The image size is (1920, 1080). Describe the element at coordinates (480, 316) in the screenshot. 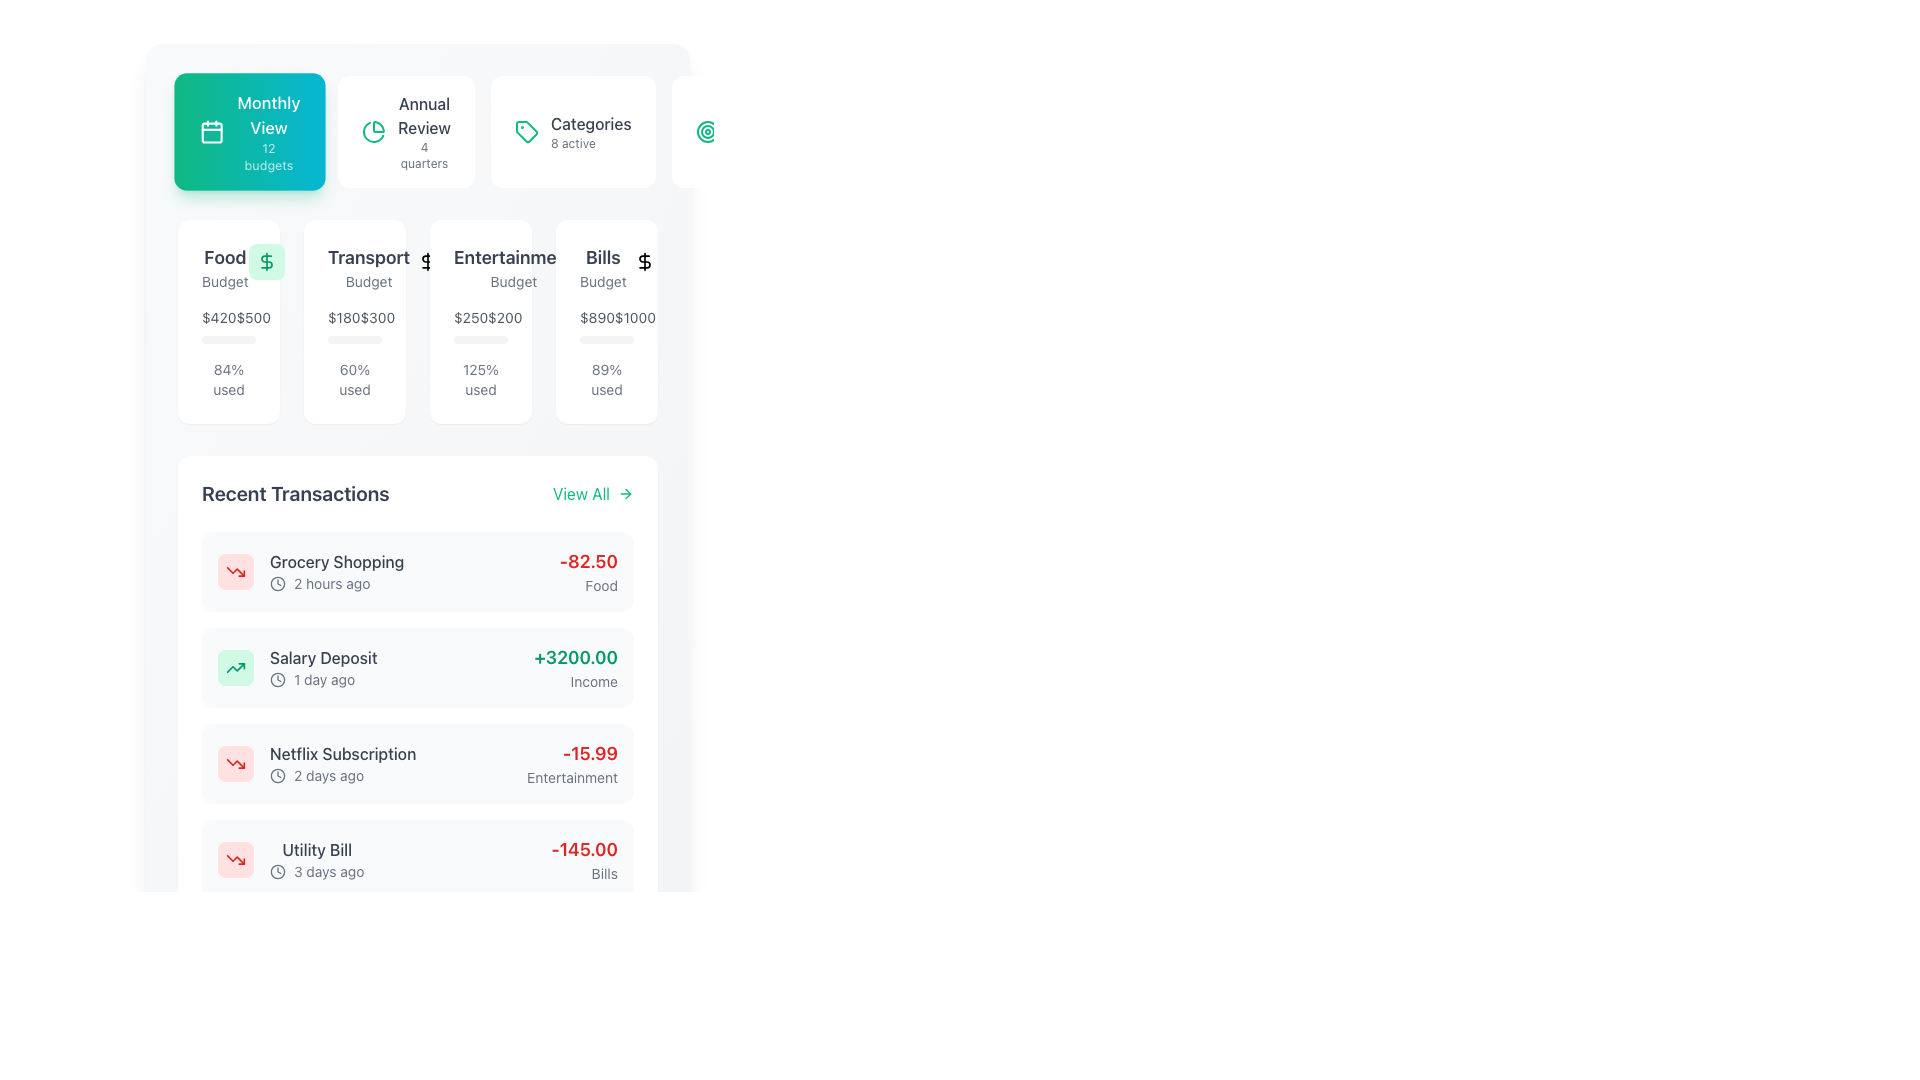

I see `the Text Display element that shows financial figures, located under the 'Entertainment Budget' section, directly below the budget title and above a percentage value indicator` at that location.